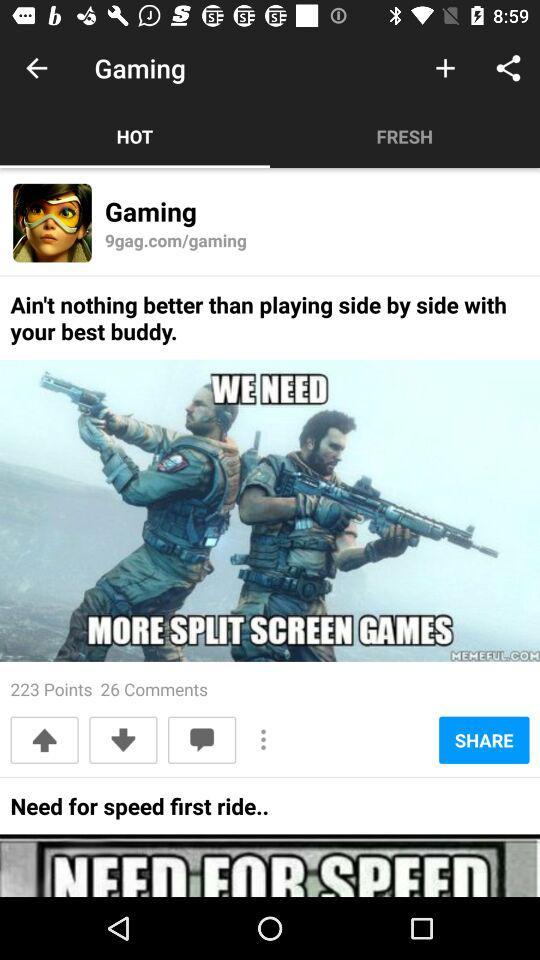  I want to click on icon to the left of the share, so click(263, 739).